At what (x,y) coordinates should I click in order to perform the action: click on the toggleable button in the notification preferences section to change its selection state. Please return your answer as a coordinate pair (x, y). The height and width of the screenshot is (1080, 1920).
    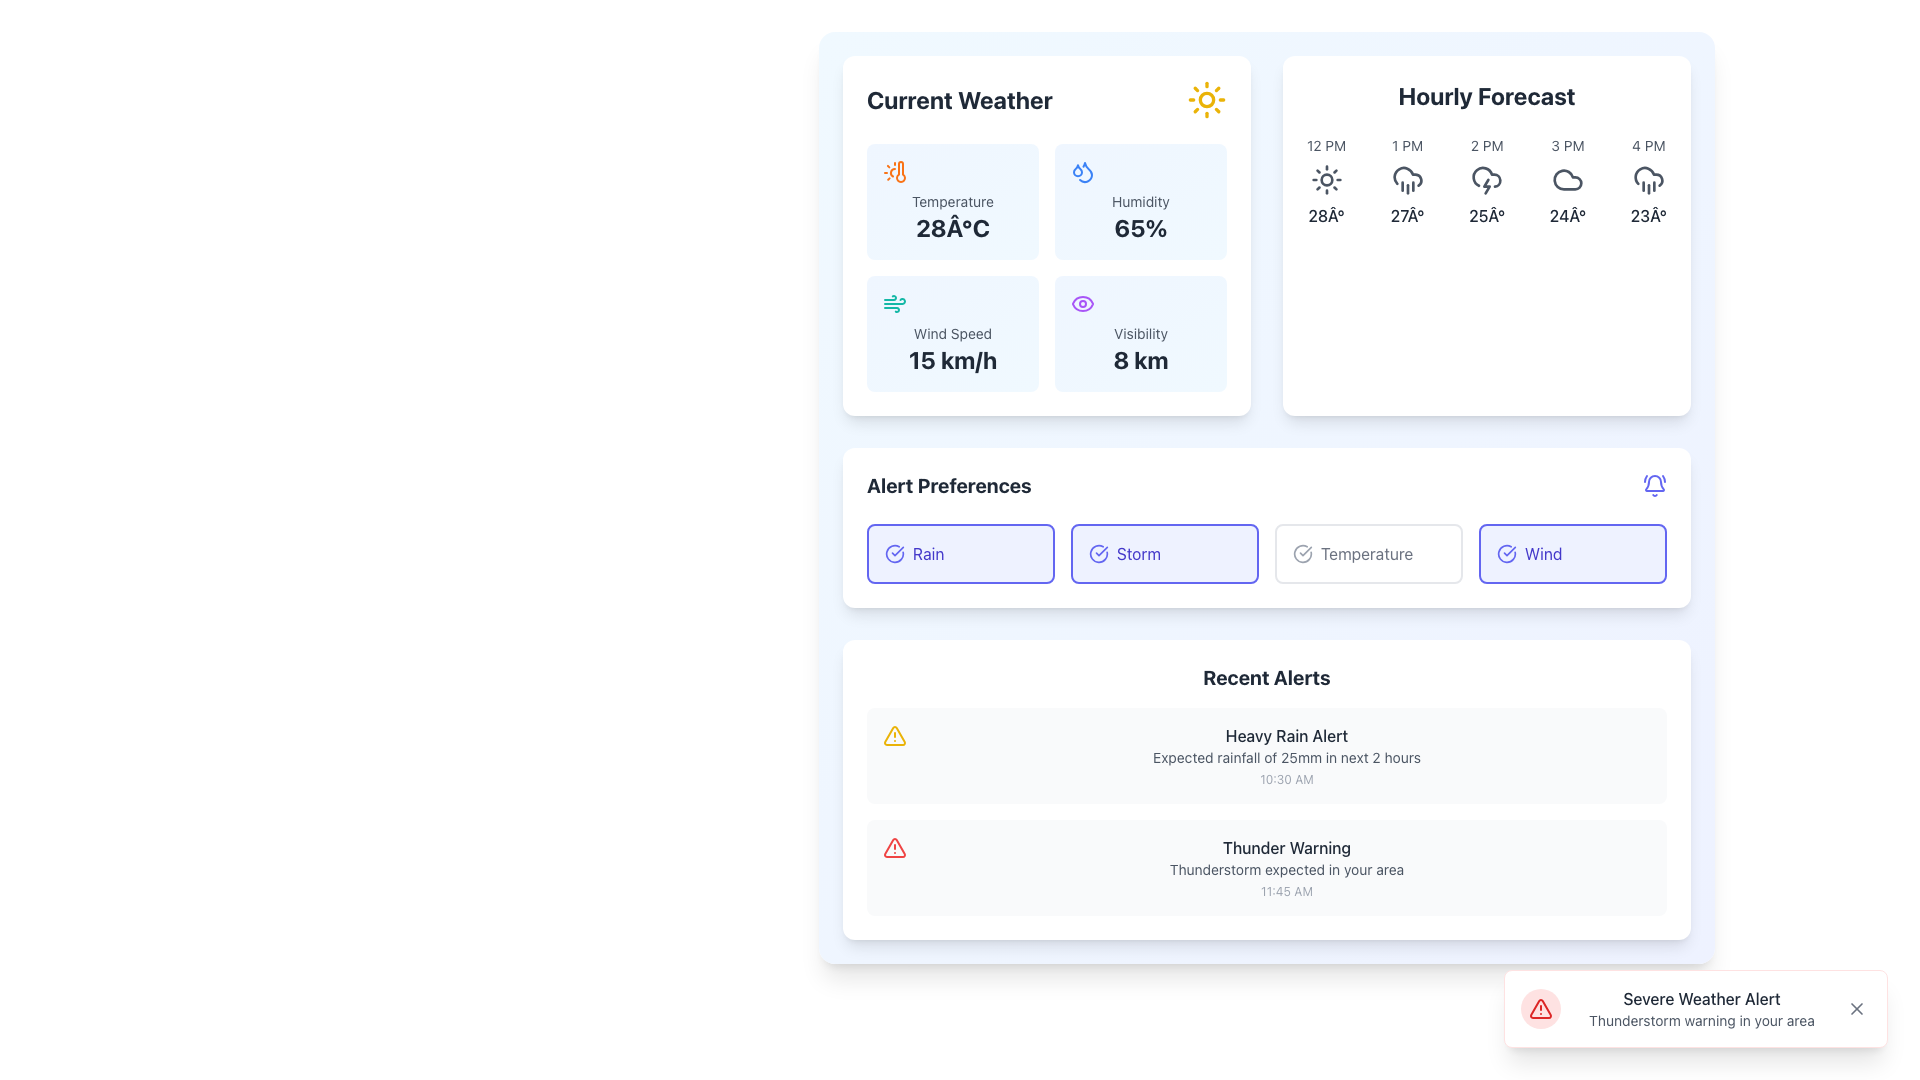
    Looking at the image, I should click on (1266, 527).